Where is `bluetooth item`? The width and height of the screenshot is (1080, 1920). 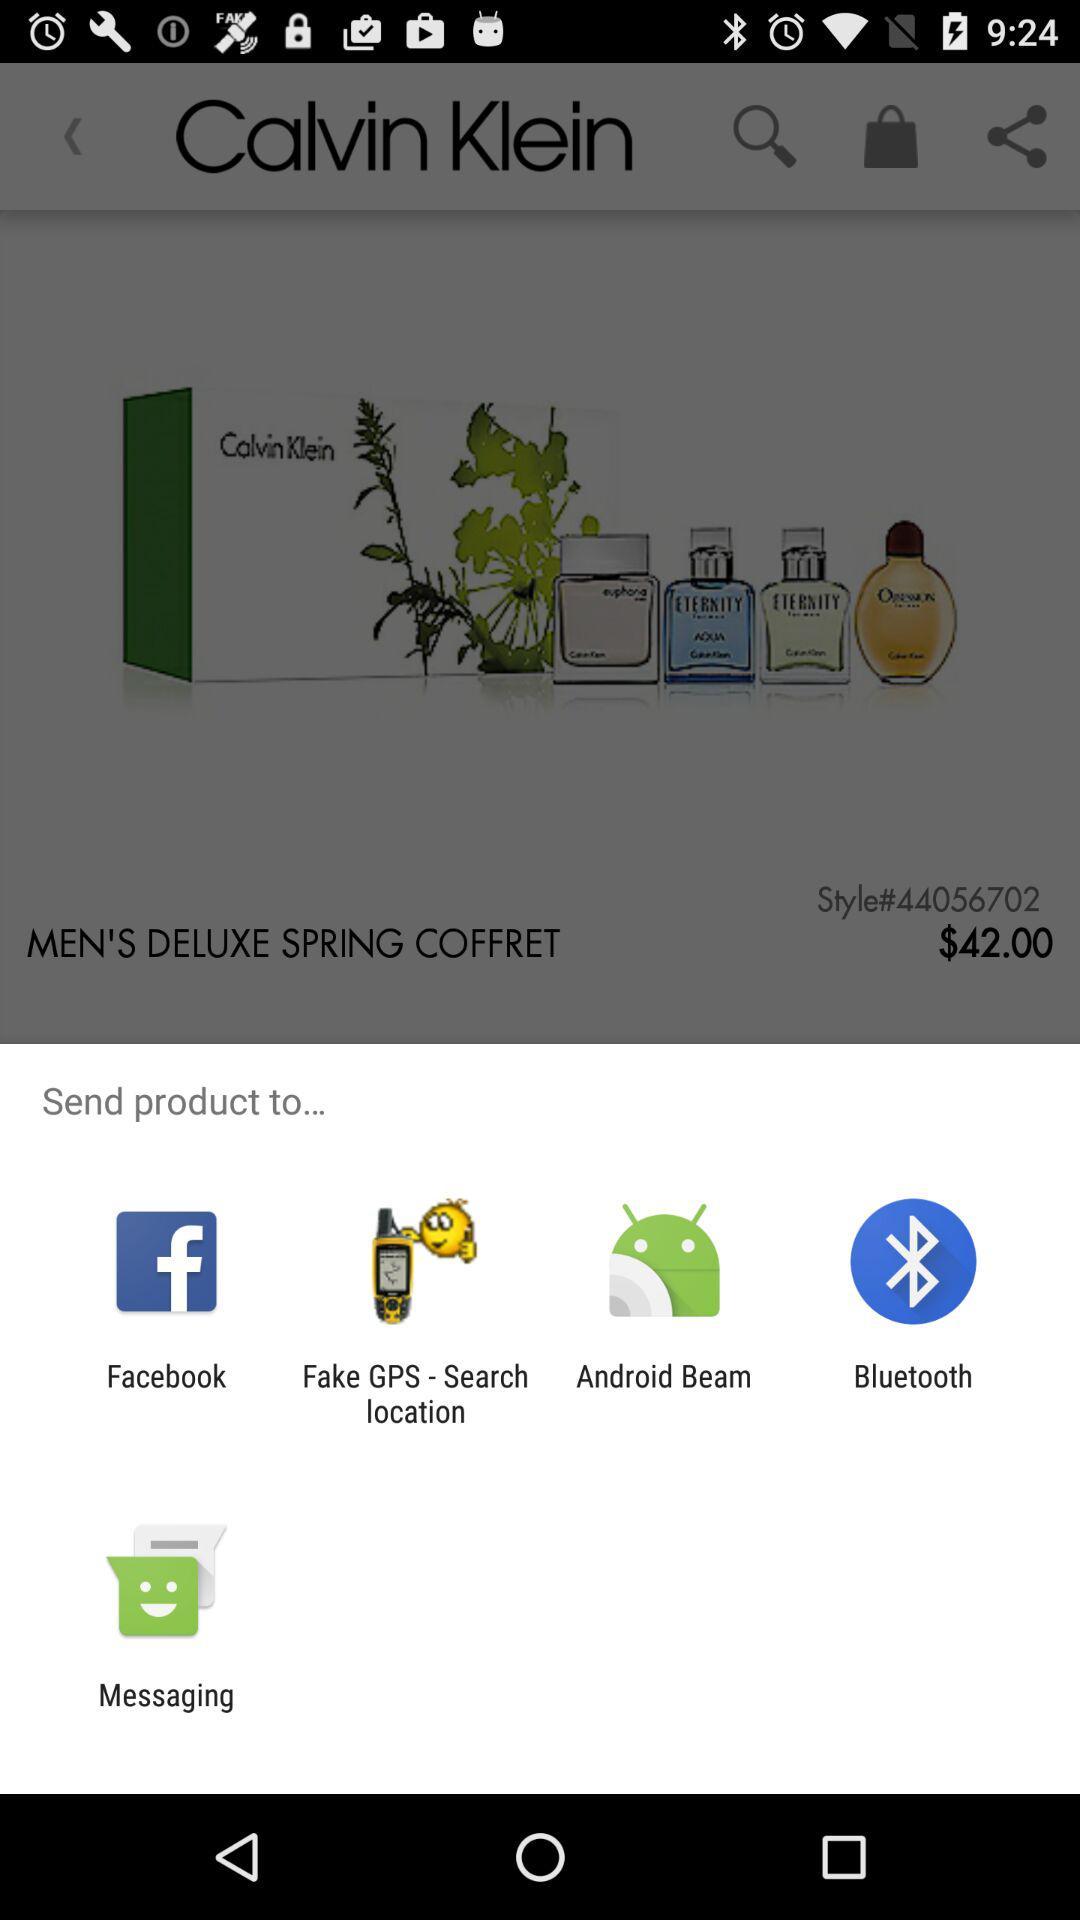 bluetooth item is located at coordinates (913, 1392).